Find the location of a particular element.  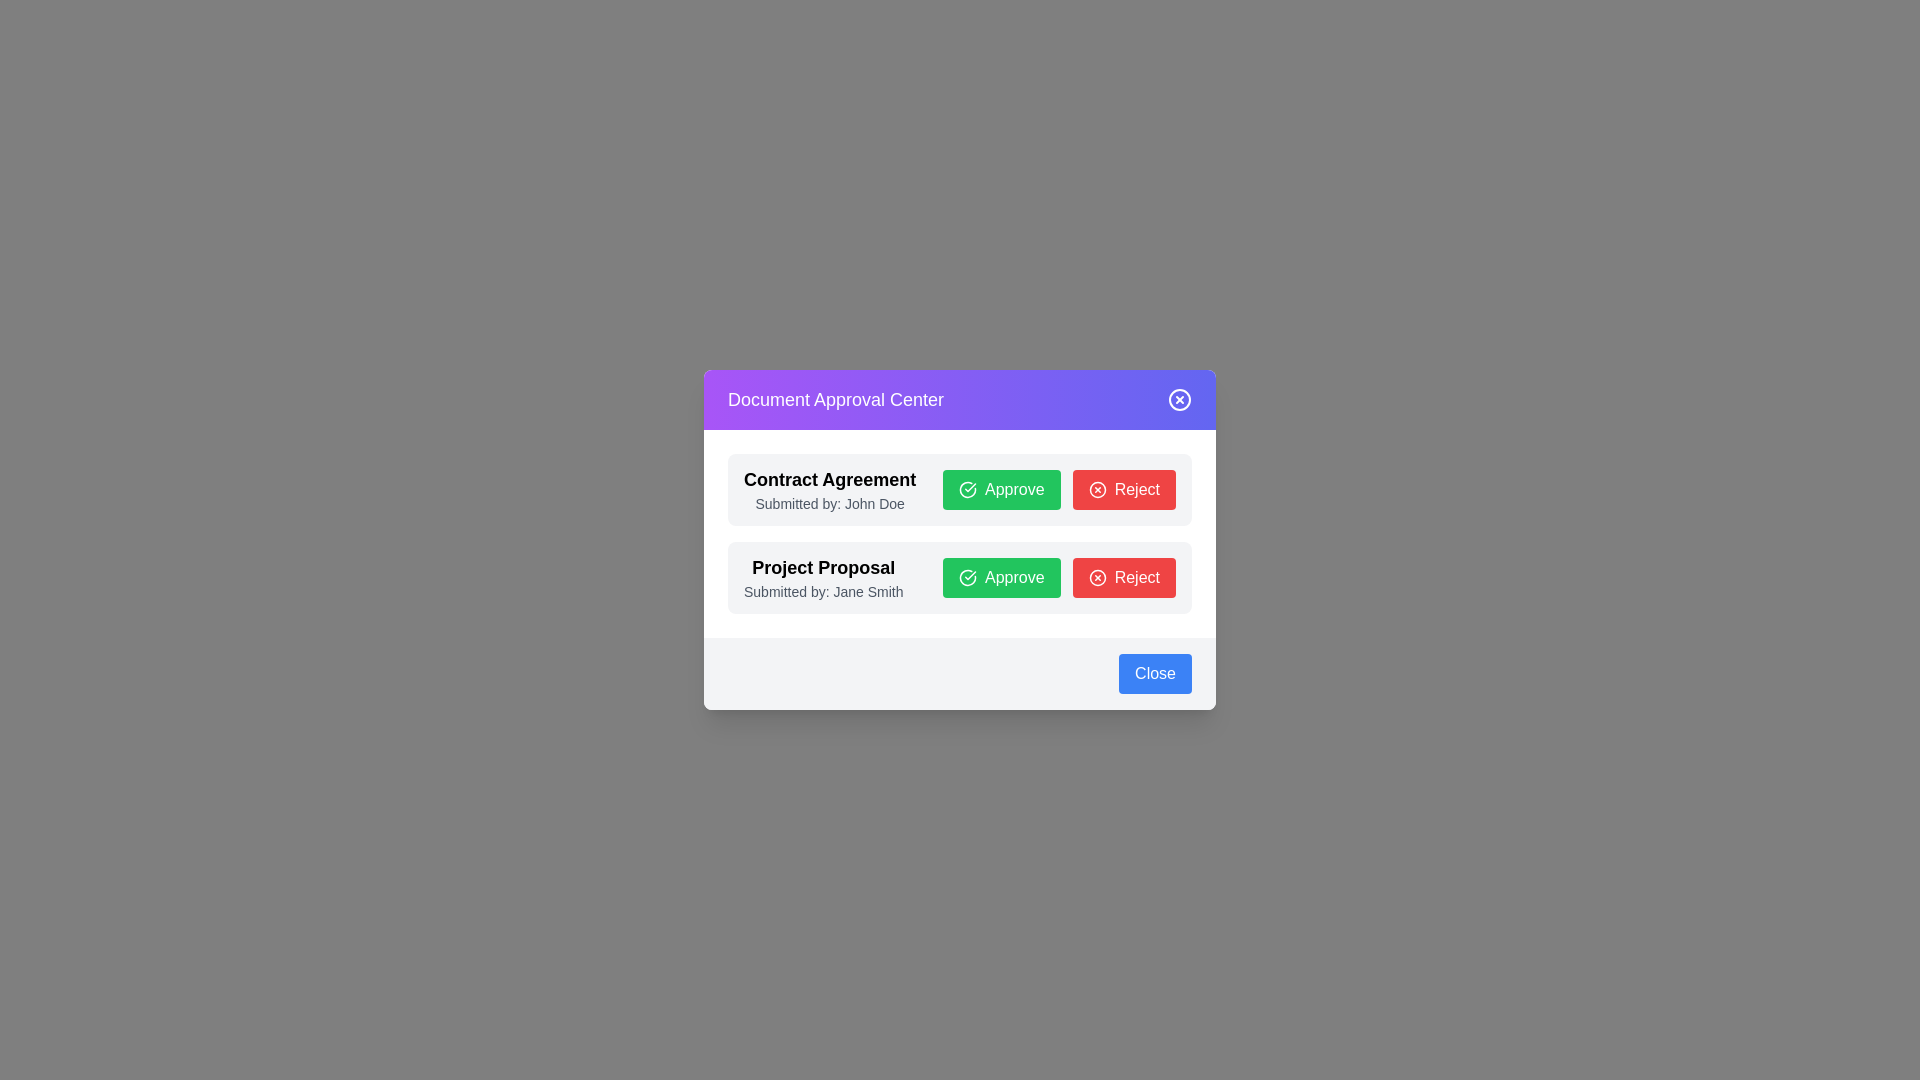

the label displaying 'Submitted by: Jane Smith', styled in gray and positioned directly below the 'Project Proposal' heading is located at coordinates (823, 590).